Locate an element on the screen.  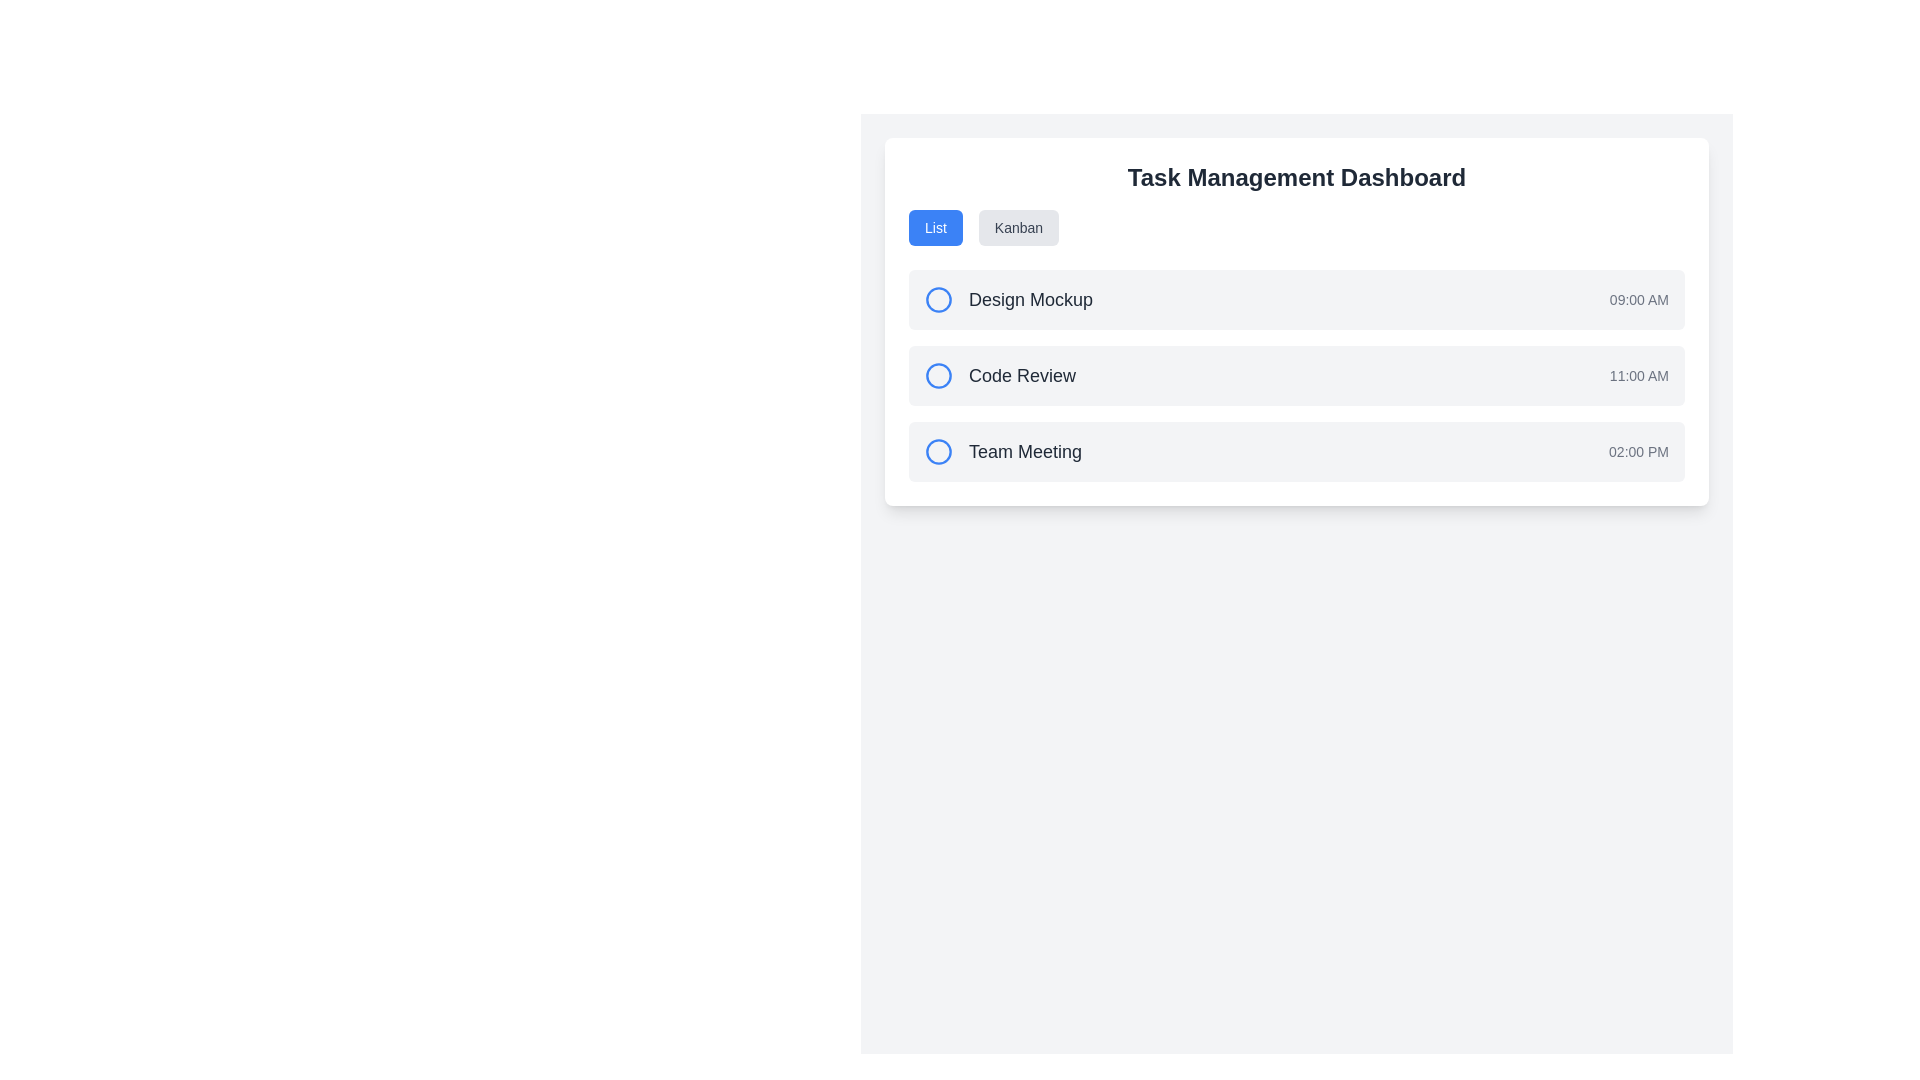
the 'Team Meeting' text label, which displays the title in medium gray font, located to the right of a blue circular icon is located at coordinates (1003, 451).